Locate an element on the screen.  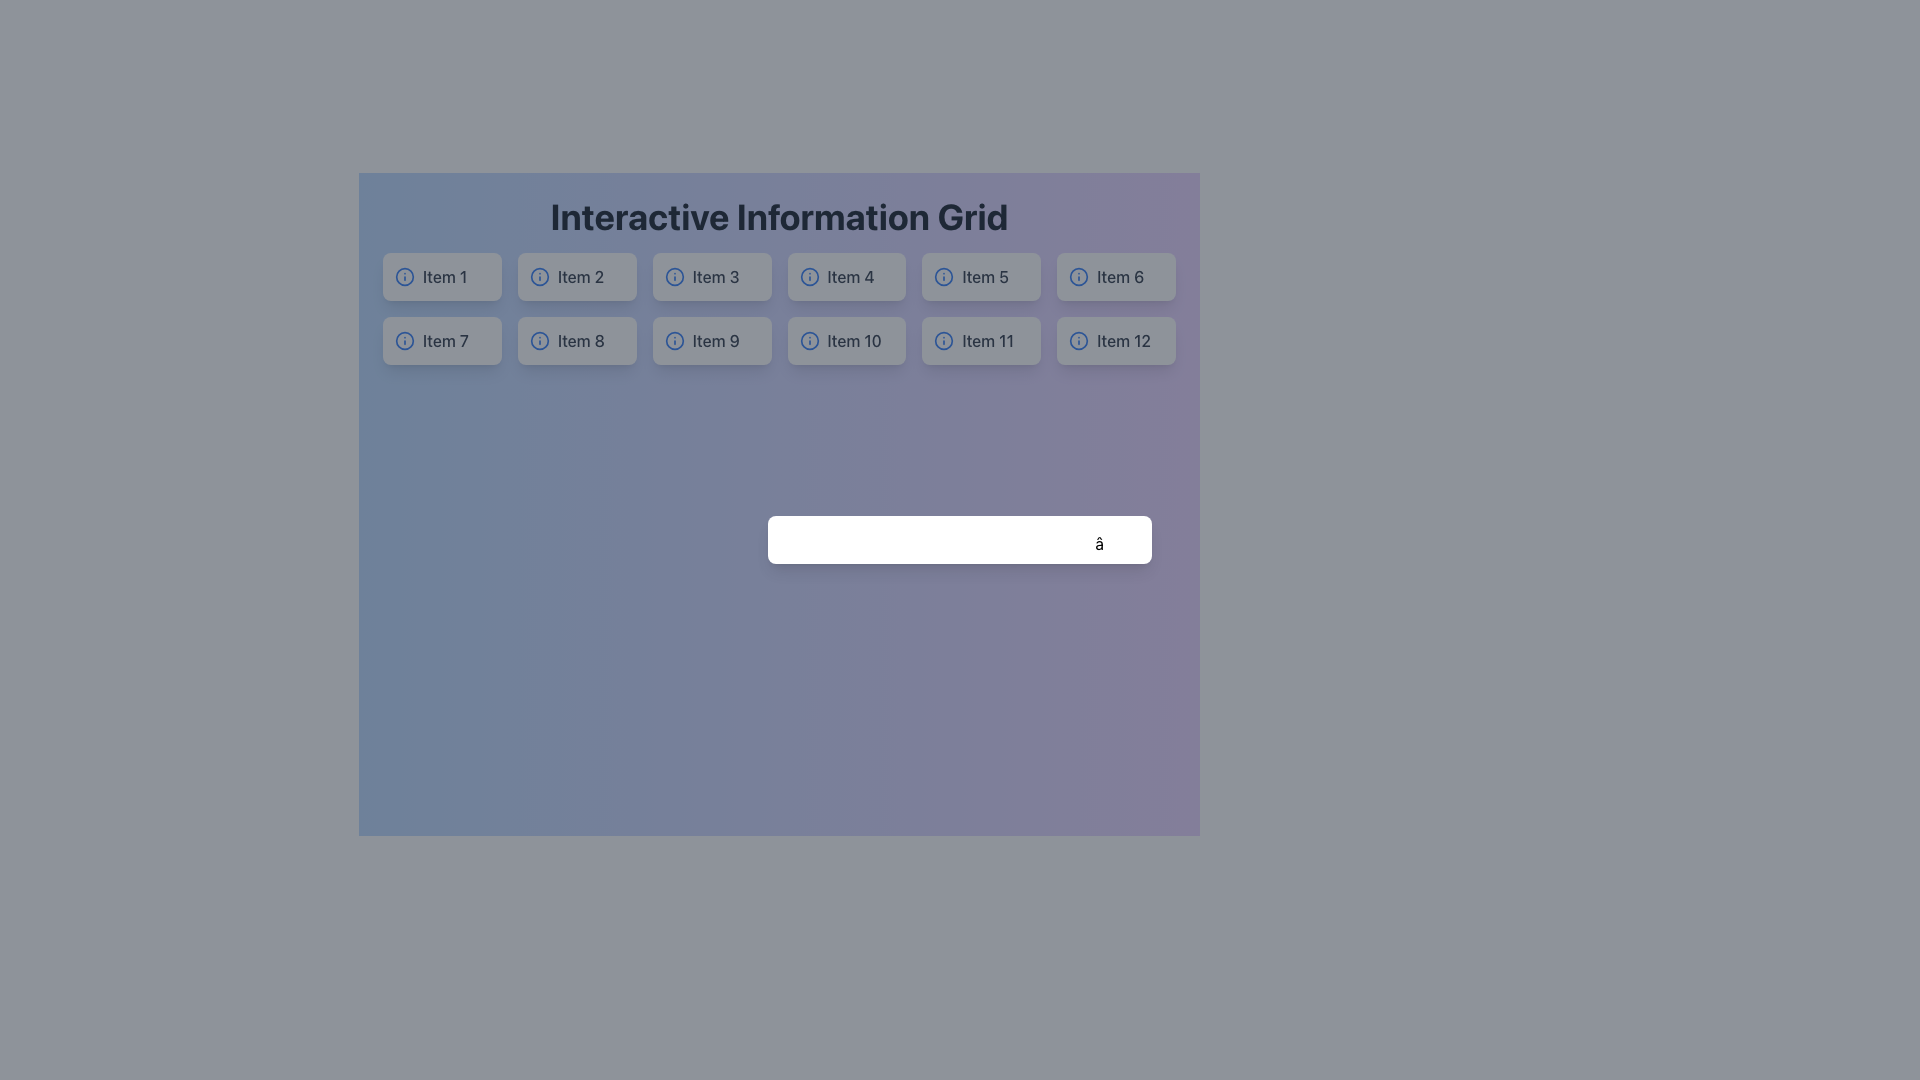
the button in the second row, fourth column of the grid is located at coordinates (846, 339).